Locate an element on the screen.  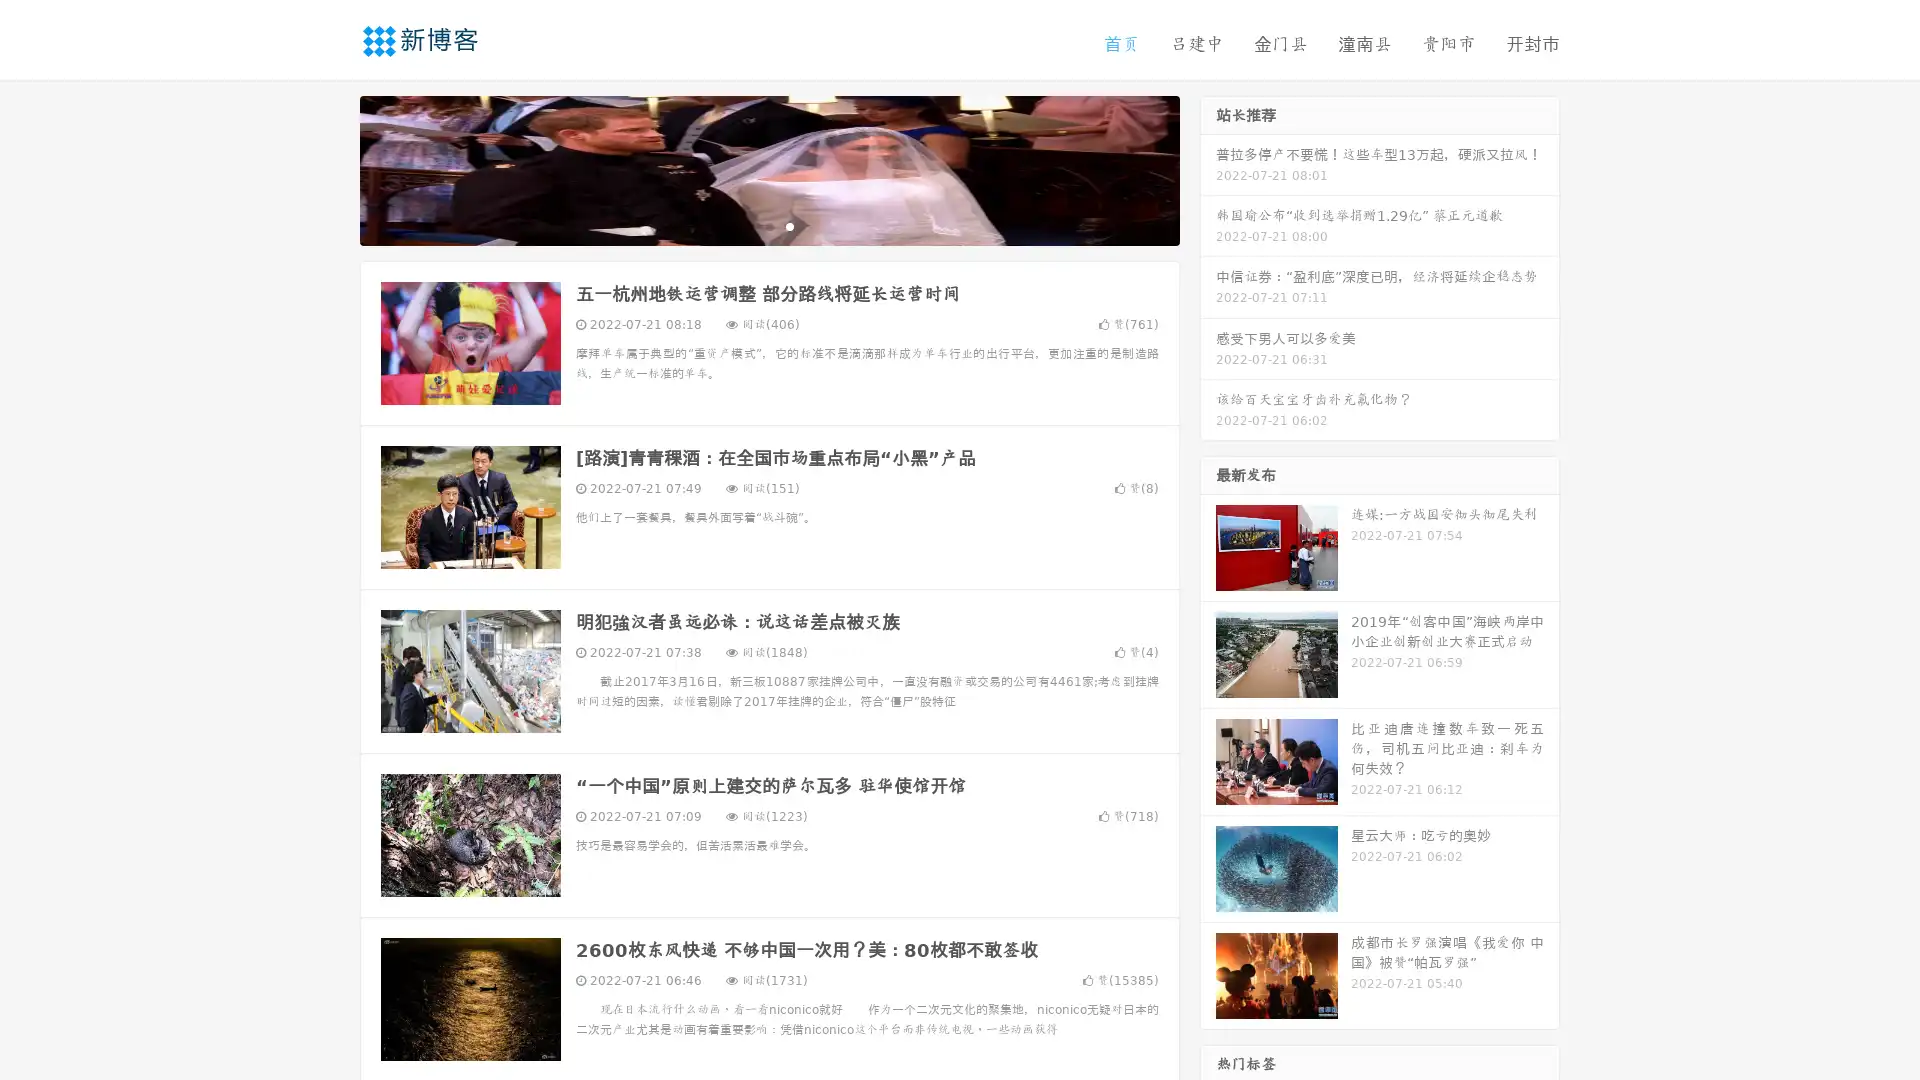
Go to slide 1 is located at coordinates (748, 225).